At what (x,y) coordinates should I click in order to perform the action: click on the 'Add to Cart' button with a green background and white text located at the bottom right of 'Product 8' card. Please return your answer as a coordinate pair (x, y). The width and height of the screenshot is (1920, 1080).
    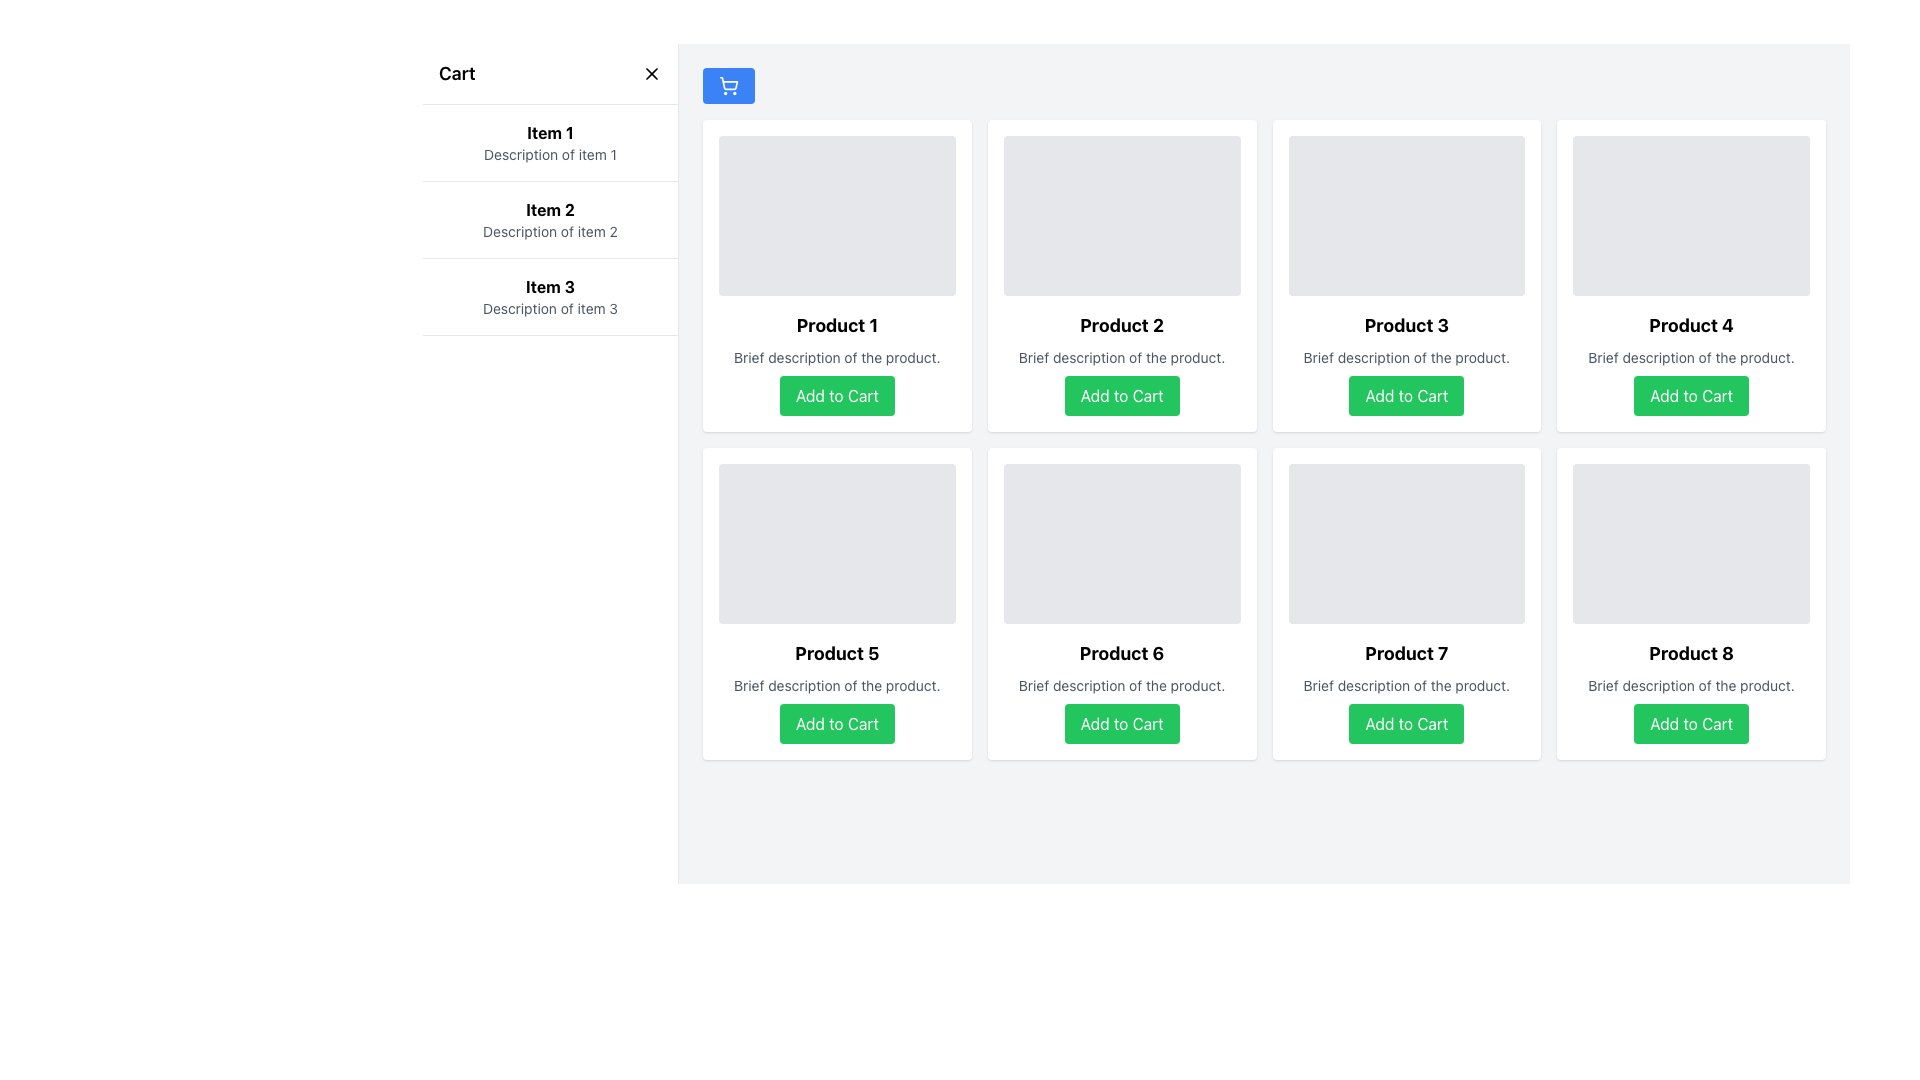
    Looking at the image, I should click on (1690, 724).